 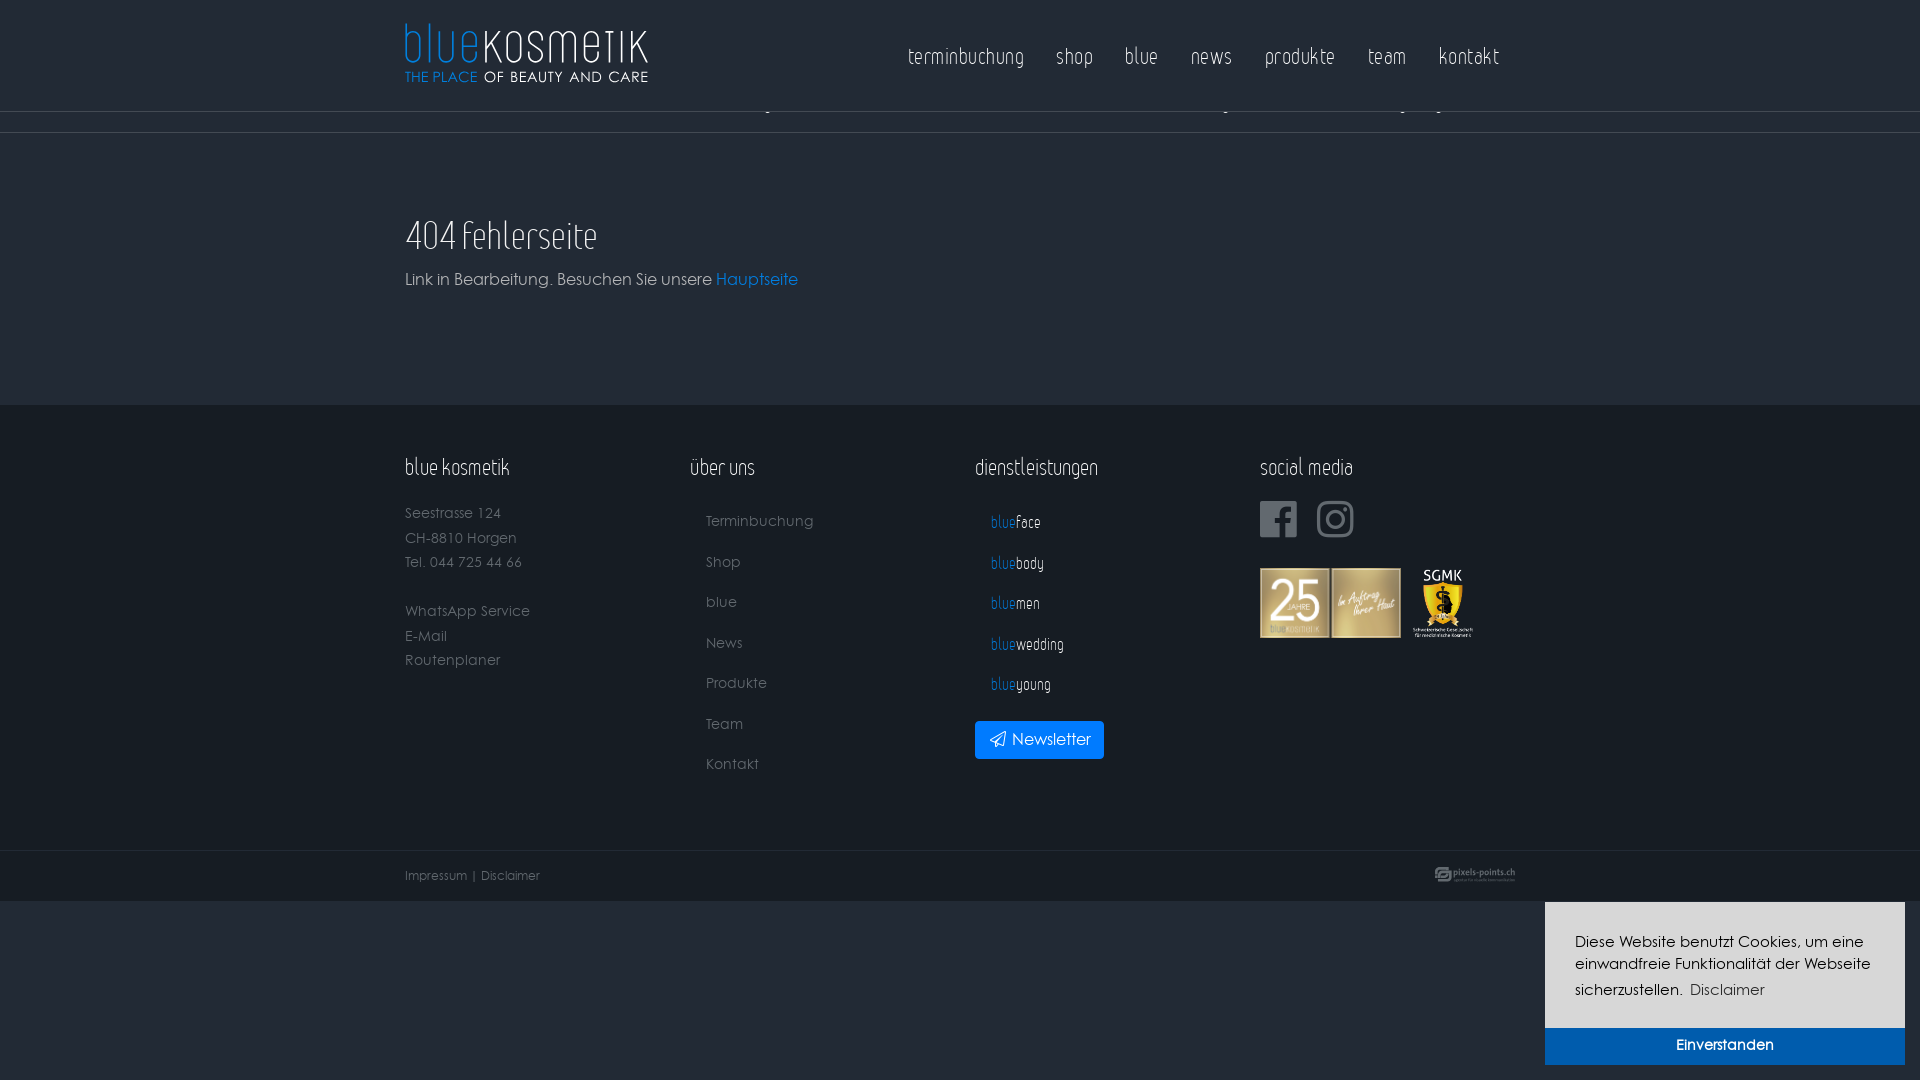 What do you see at coordinates (451, 660) in the screenshot?
I see `'Routenplaner'` at bounding box center [451, 660].